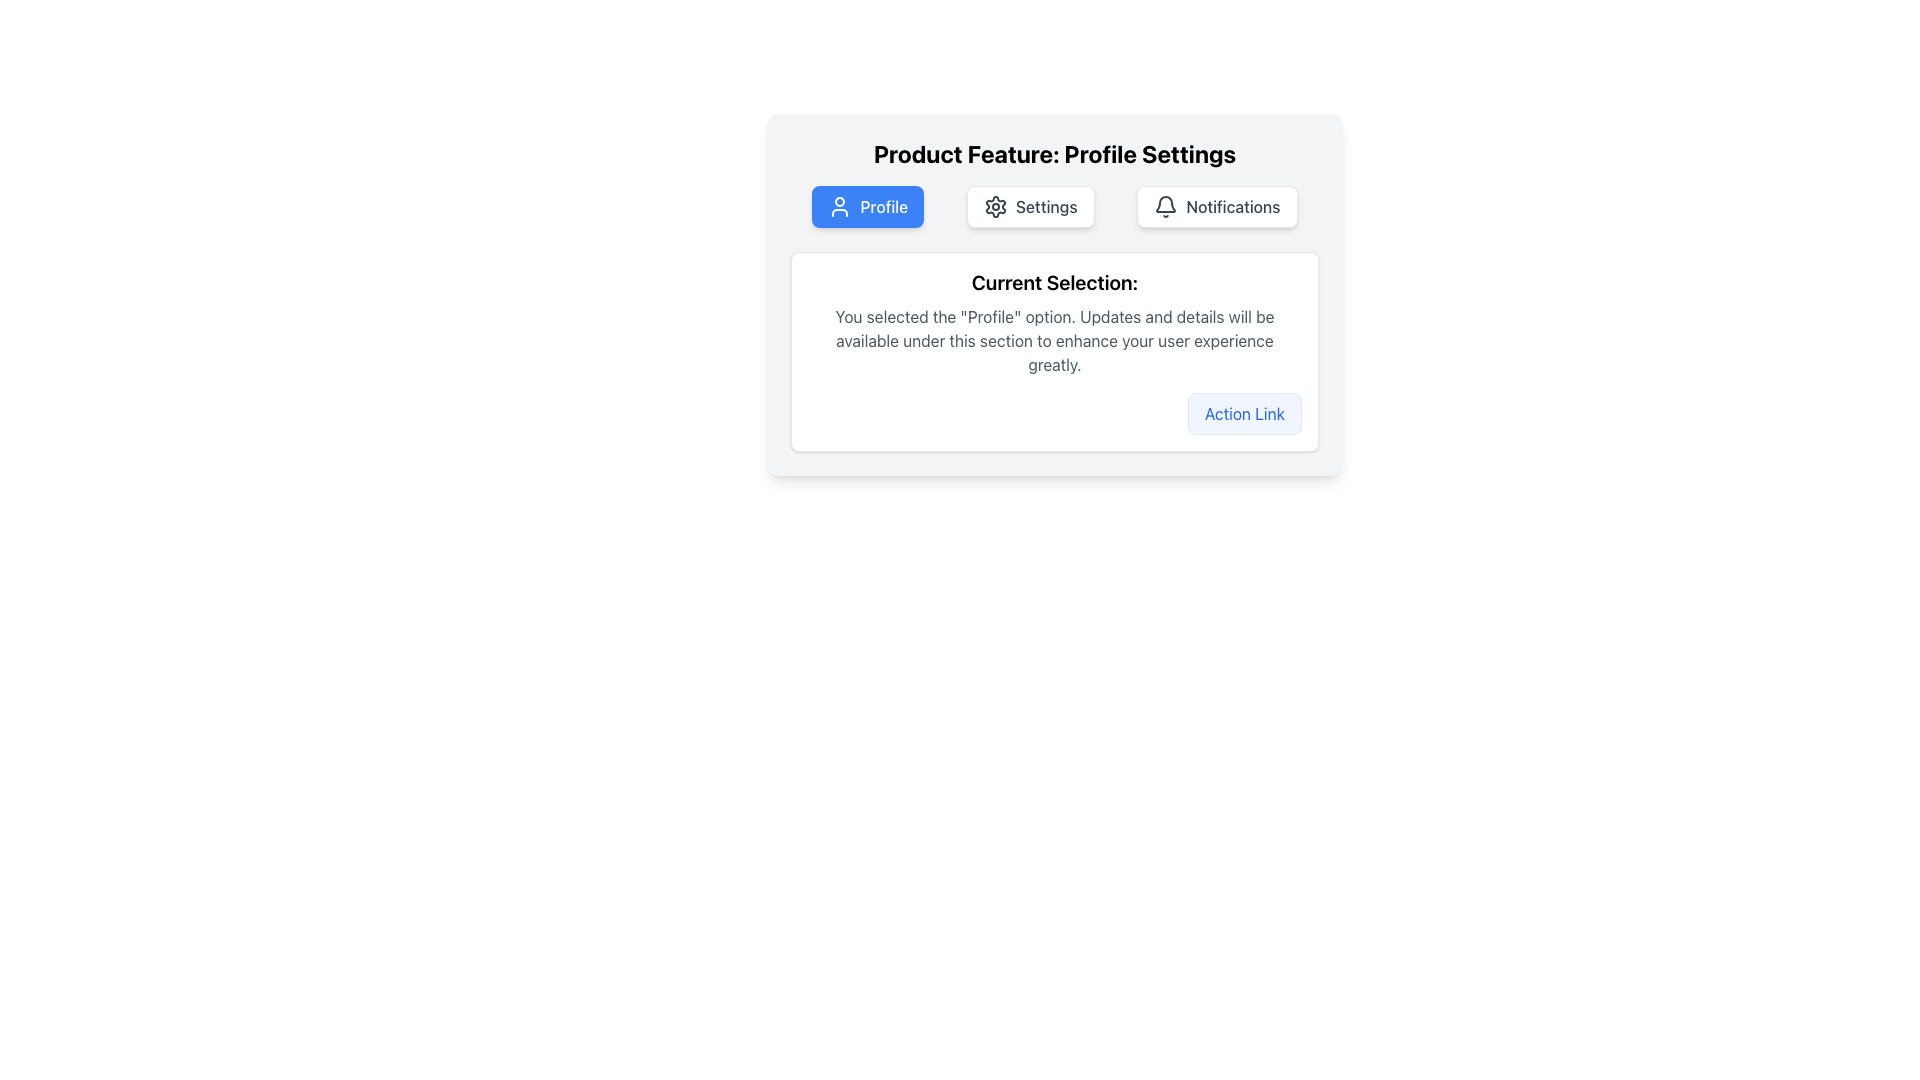 The image size is (1920, 1080). I want to click on the rectangular button labeled 'Profile' with a blue background and white text, located on the top-left side of the group of three buttons, so click(868, 207).